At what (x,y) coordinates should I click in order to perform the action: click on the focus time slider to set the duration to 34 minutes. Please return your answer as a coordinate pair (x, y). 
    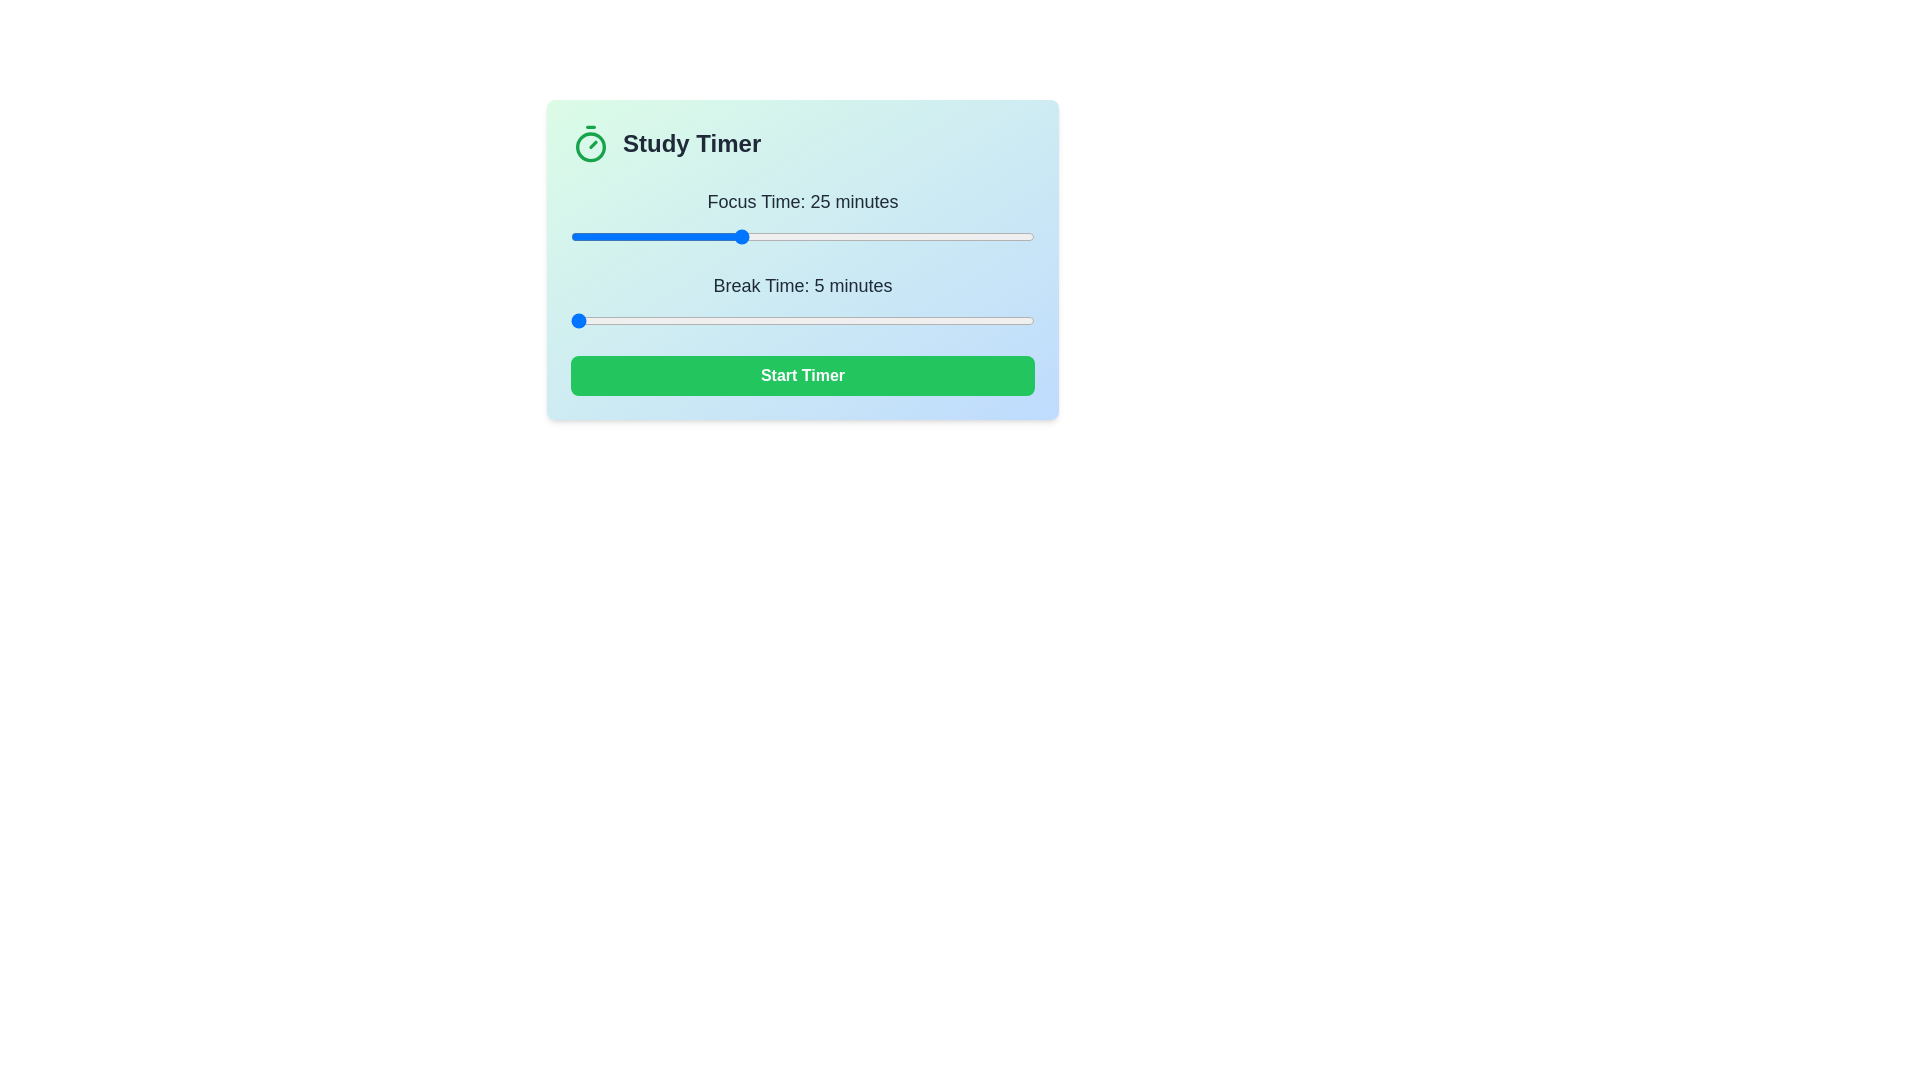
    Looking at the image, I should click on (815, 235).